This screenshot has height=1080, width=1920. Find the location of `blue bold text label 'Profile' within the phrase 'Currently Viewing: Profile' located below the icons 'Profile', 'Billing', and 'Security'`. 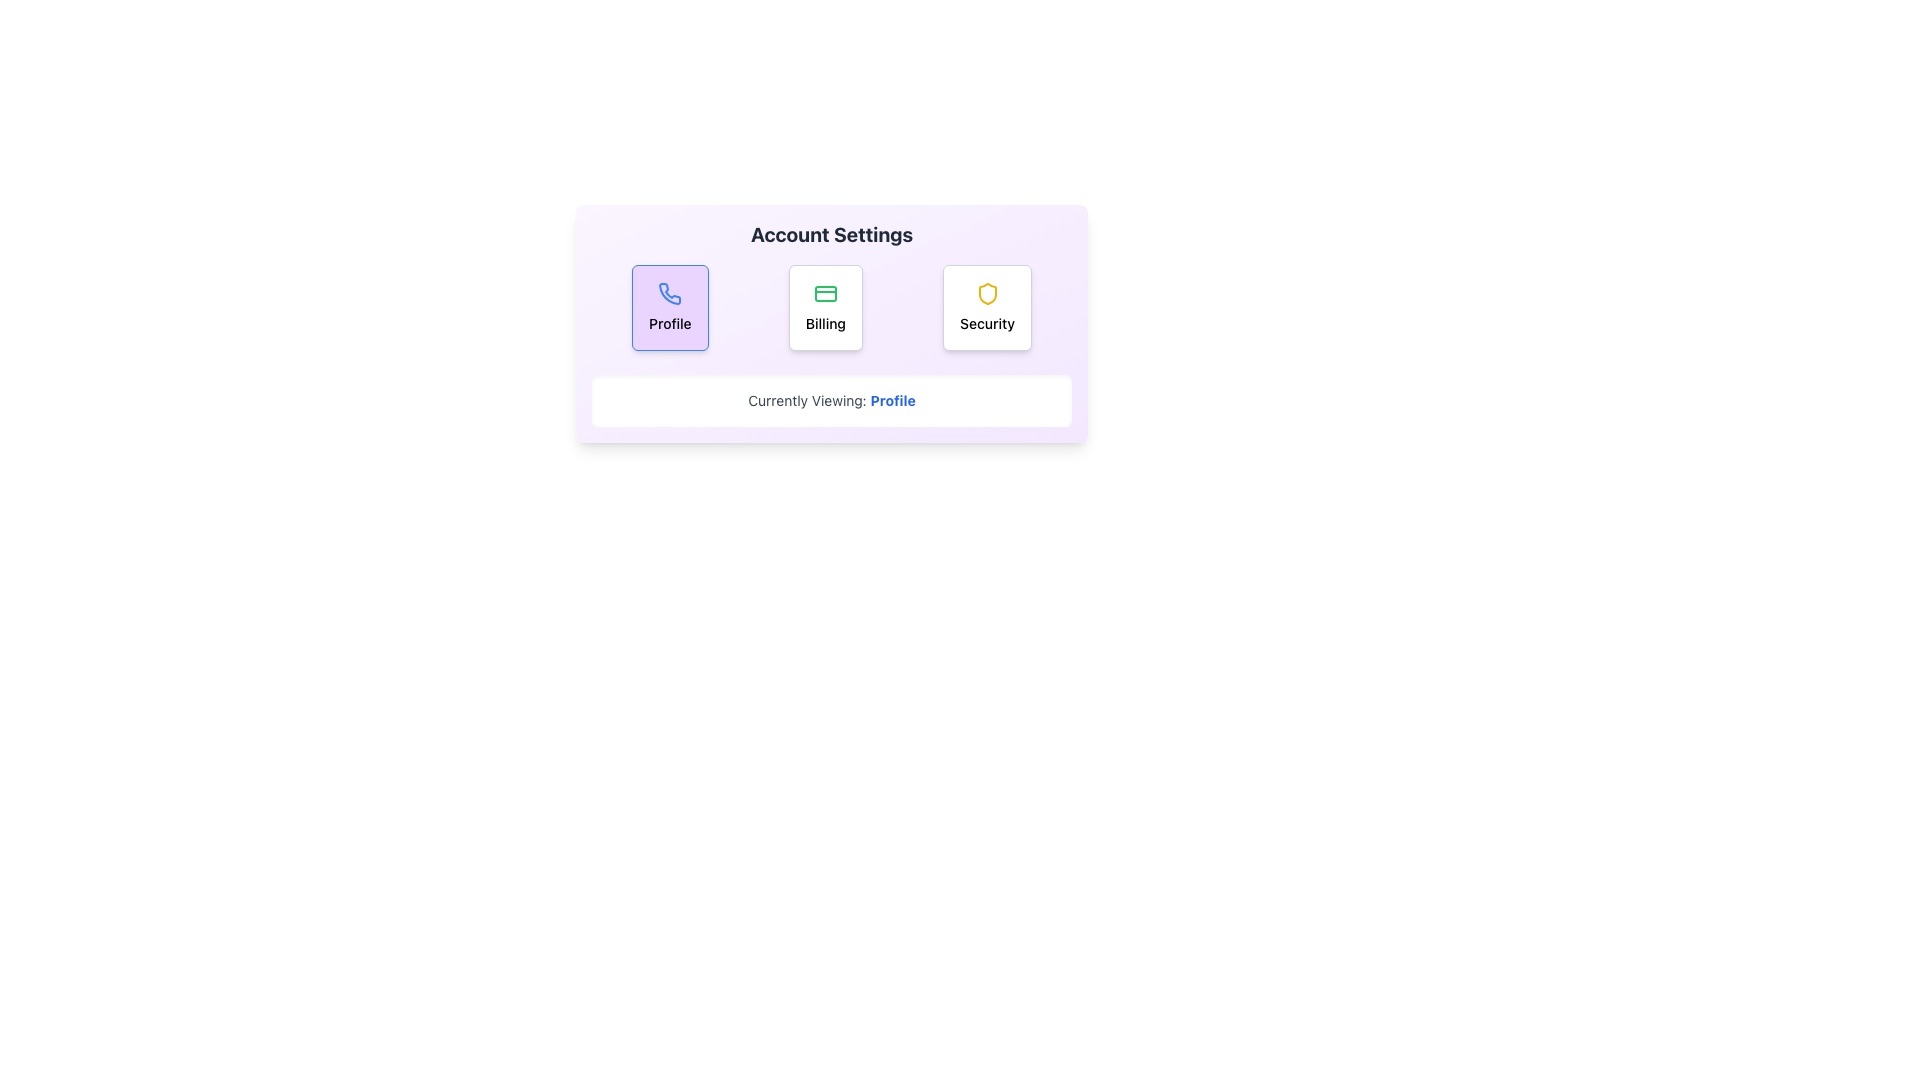

blue bold text label 'Profile' within the phrase 'Currently Viewing: Profile' located below the icons 'Profile', 'Billing', and 'Security' is located at coordinates (892, 400).